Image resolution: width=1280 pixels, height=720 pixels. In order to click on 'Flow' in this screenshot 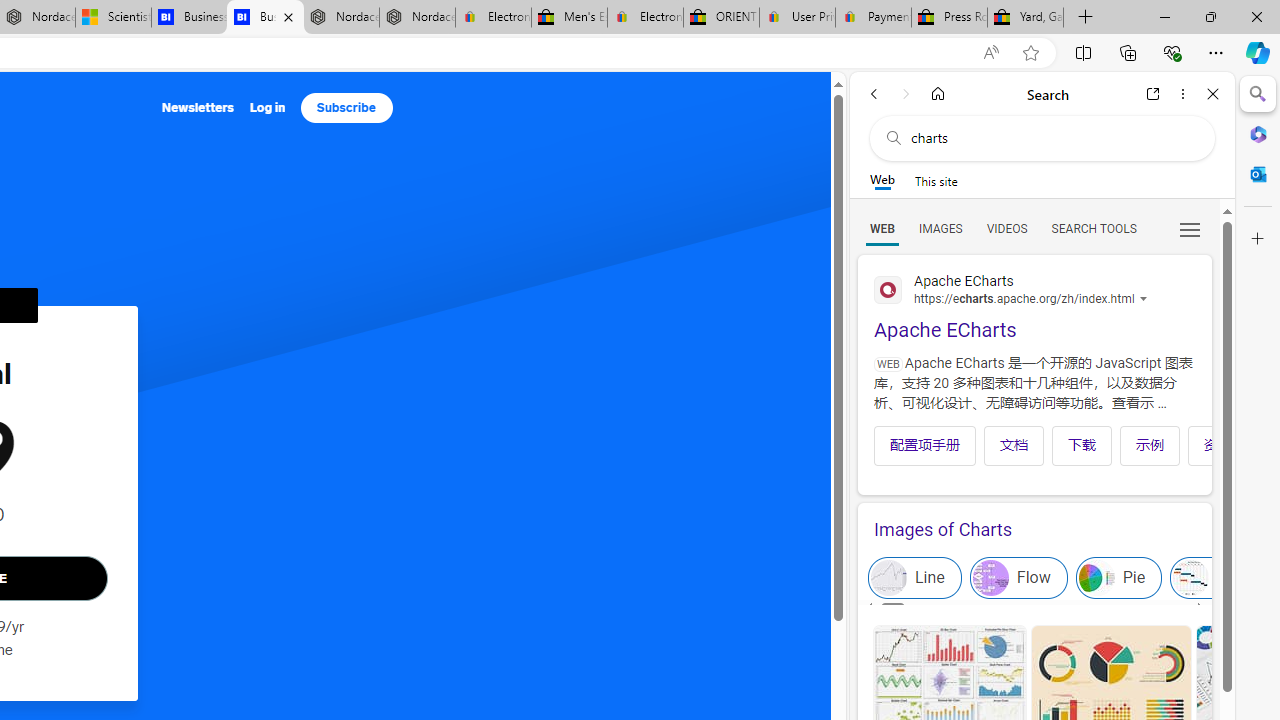, I will do `click(1018, 578)`.